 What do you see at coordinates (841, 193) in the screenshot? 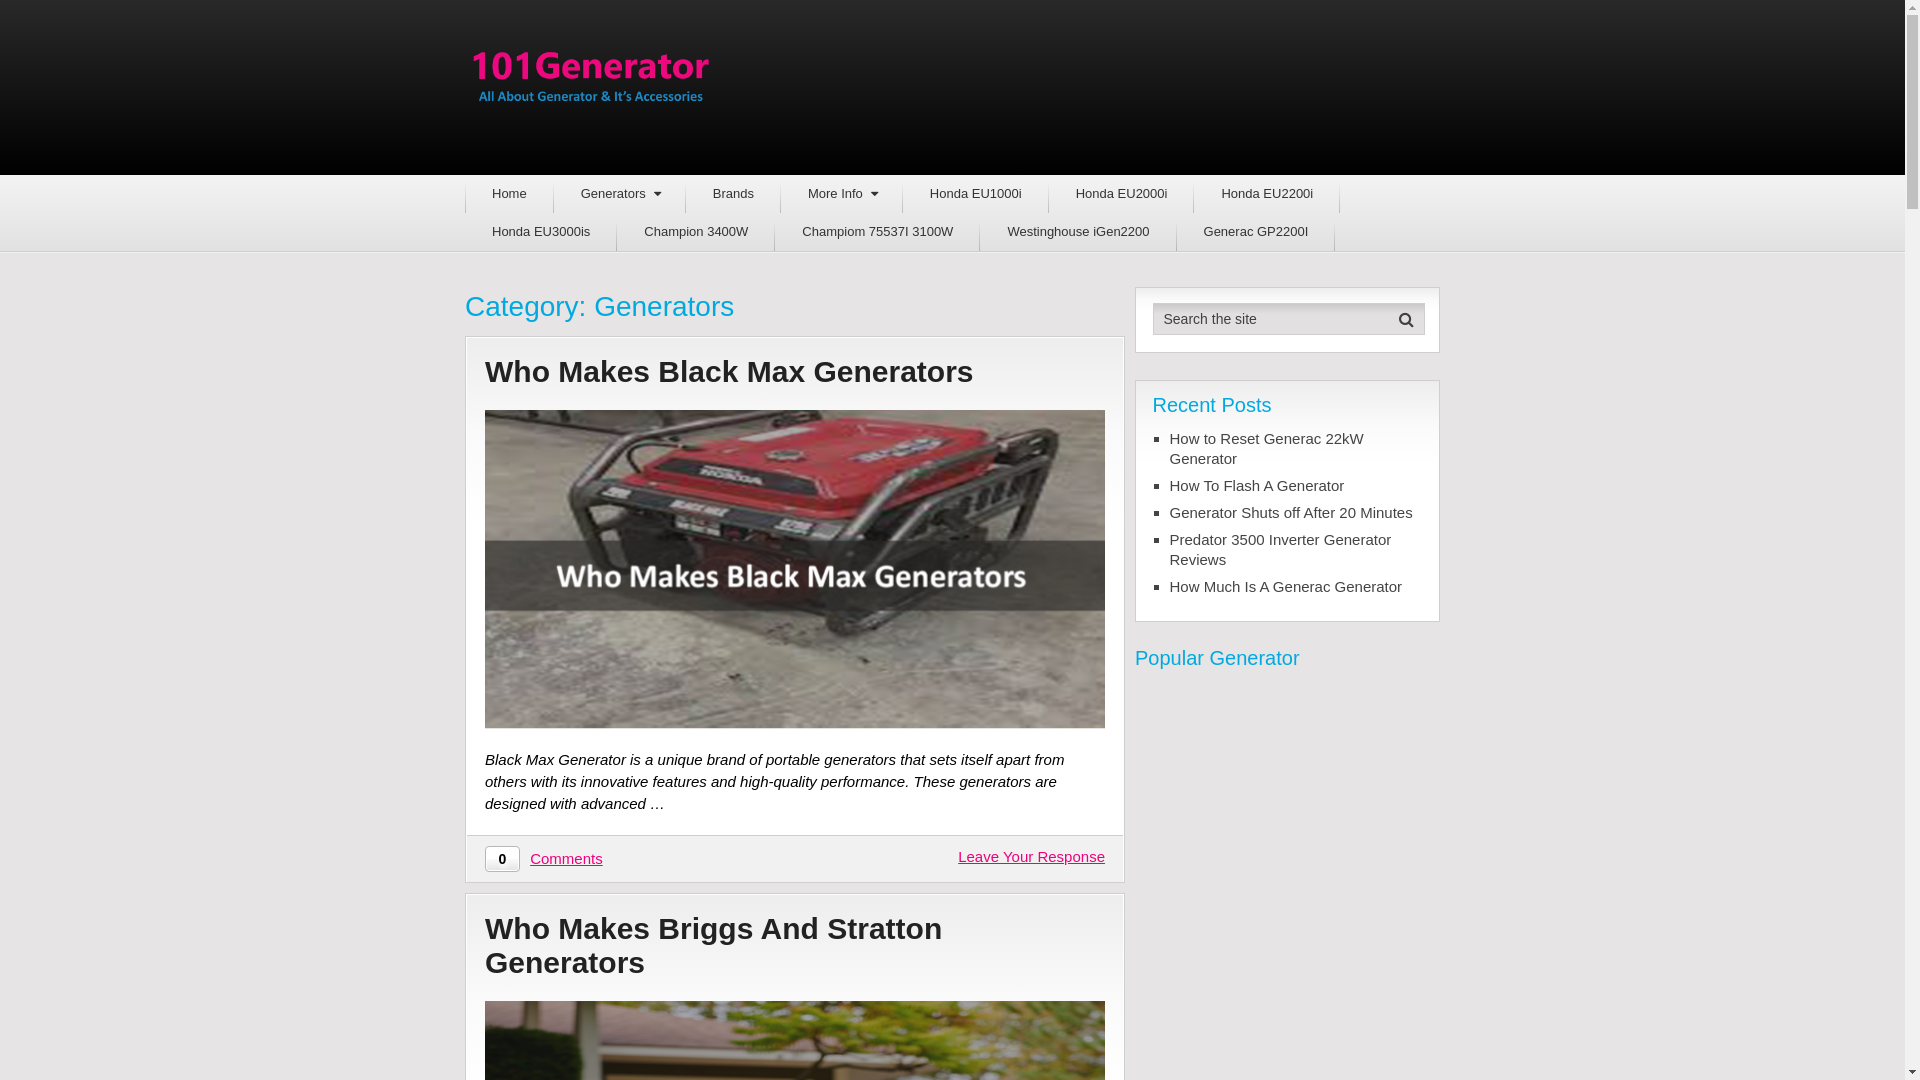
I see `'More Info'` at bounding box center [841, 193].